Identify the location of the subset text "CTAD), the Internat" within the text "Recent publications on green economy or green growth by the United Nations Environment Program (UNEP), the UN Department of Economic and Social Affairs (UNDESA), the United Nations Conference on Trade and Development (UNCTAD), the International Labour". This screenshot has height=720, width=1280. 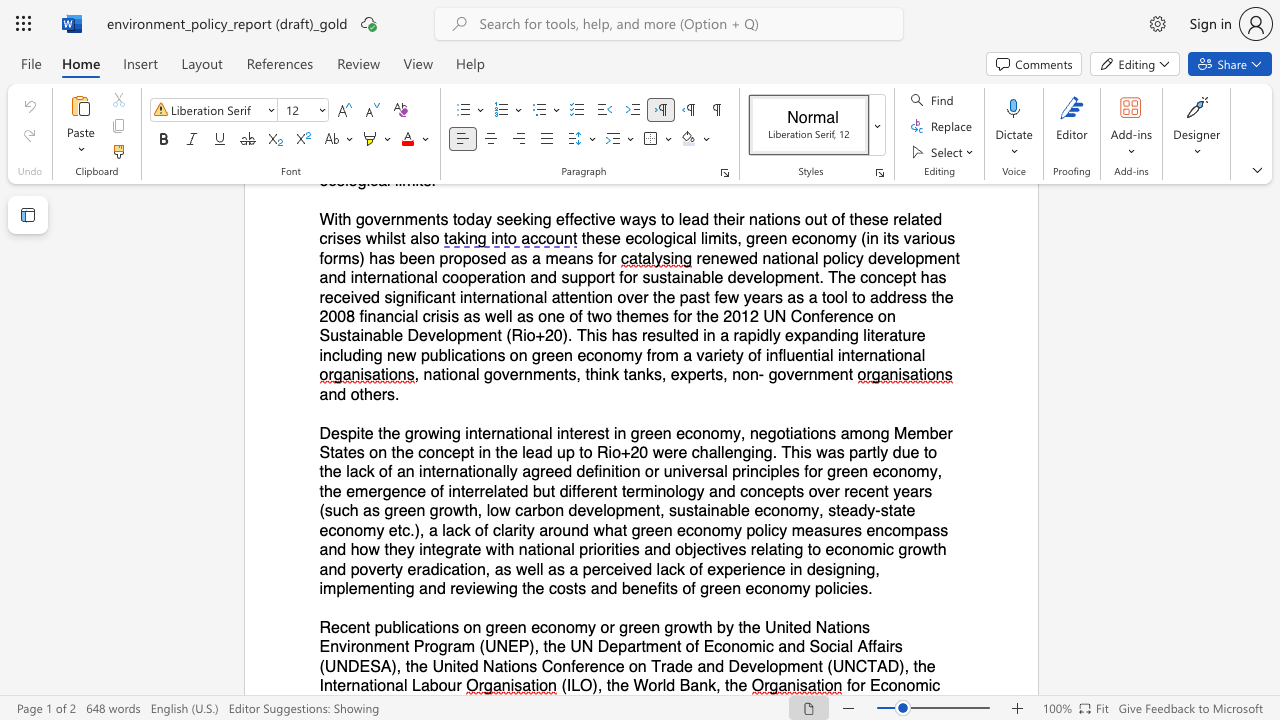
(855, 666).